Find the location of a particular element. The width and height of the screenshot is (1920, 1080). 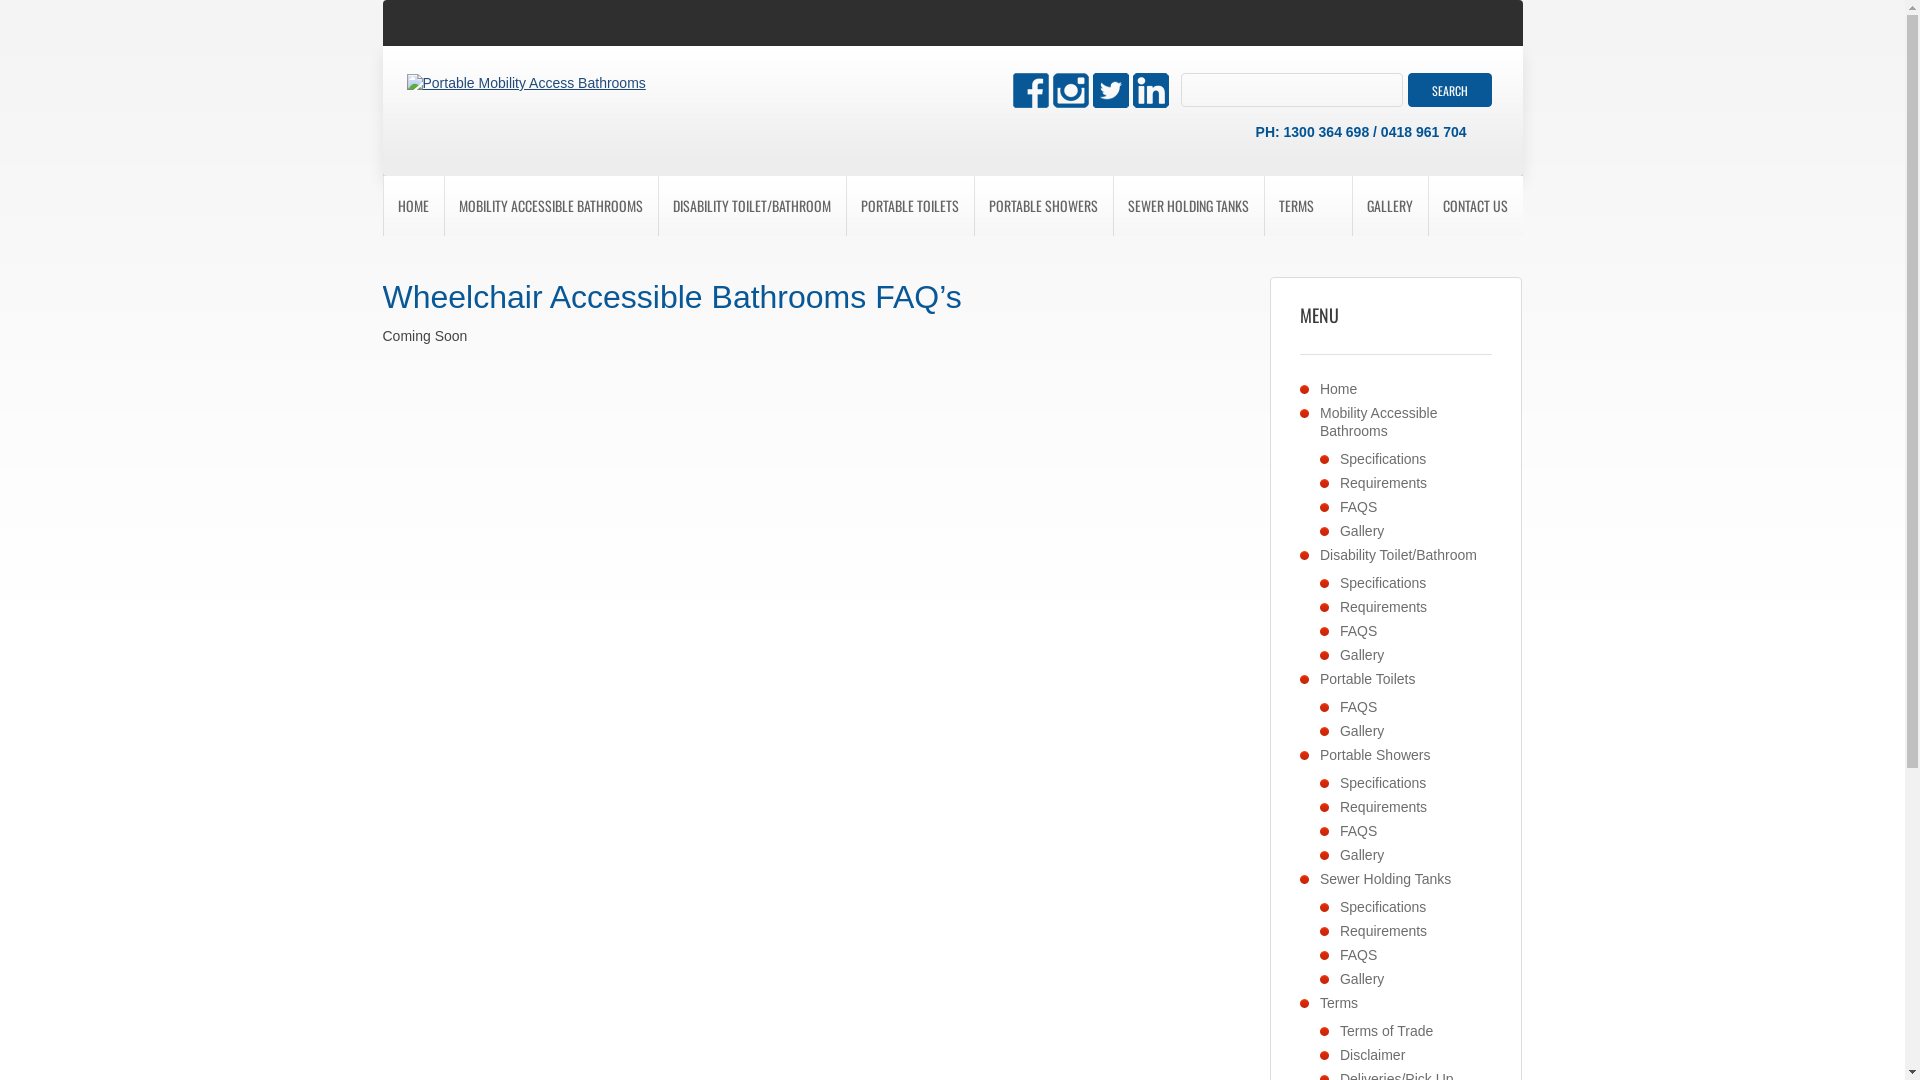

'Disability Toilet/Bathroom' is located at coordinates (1397, 555).